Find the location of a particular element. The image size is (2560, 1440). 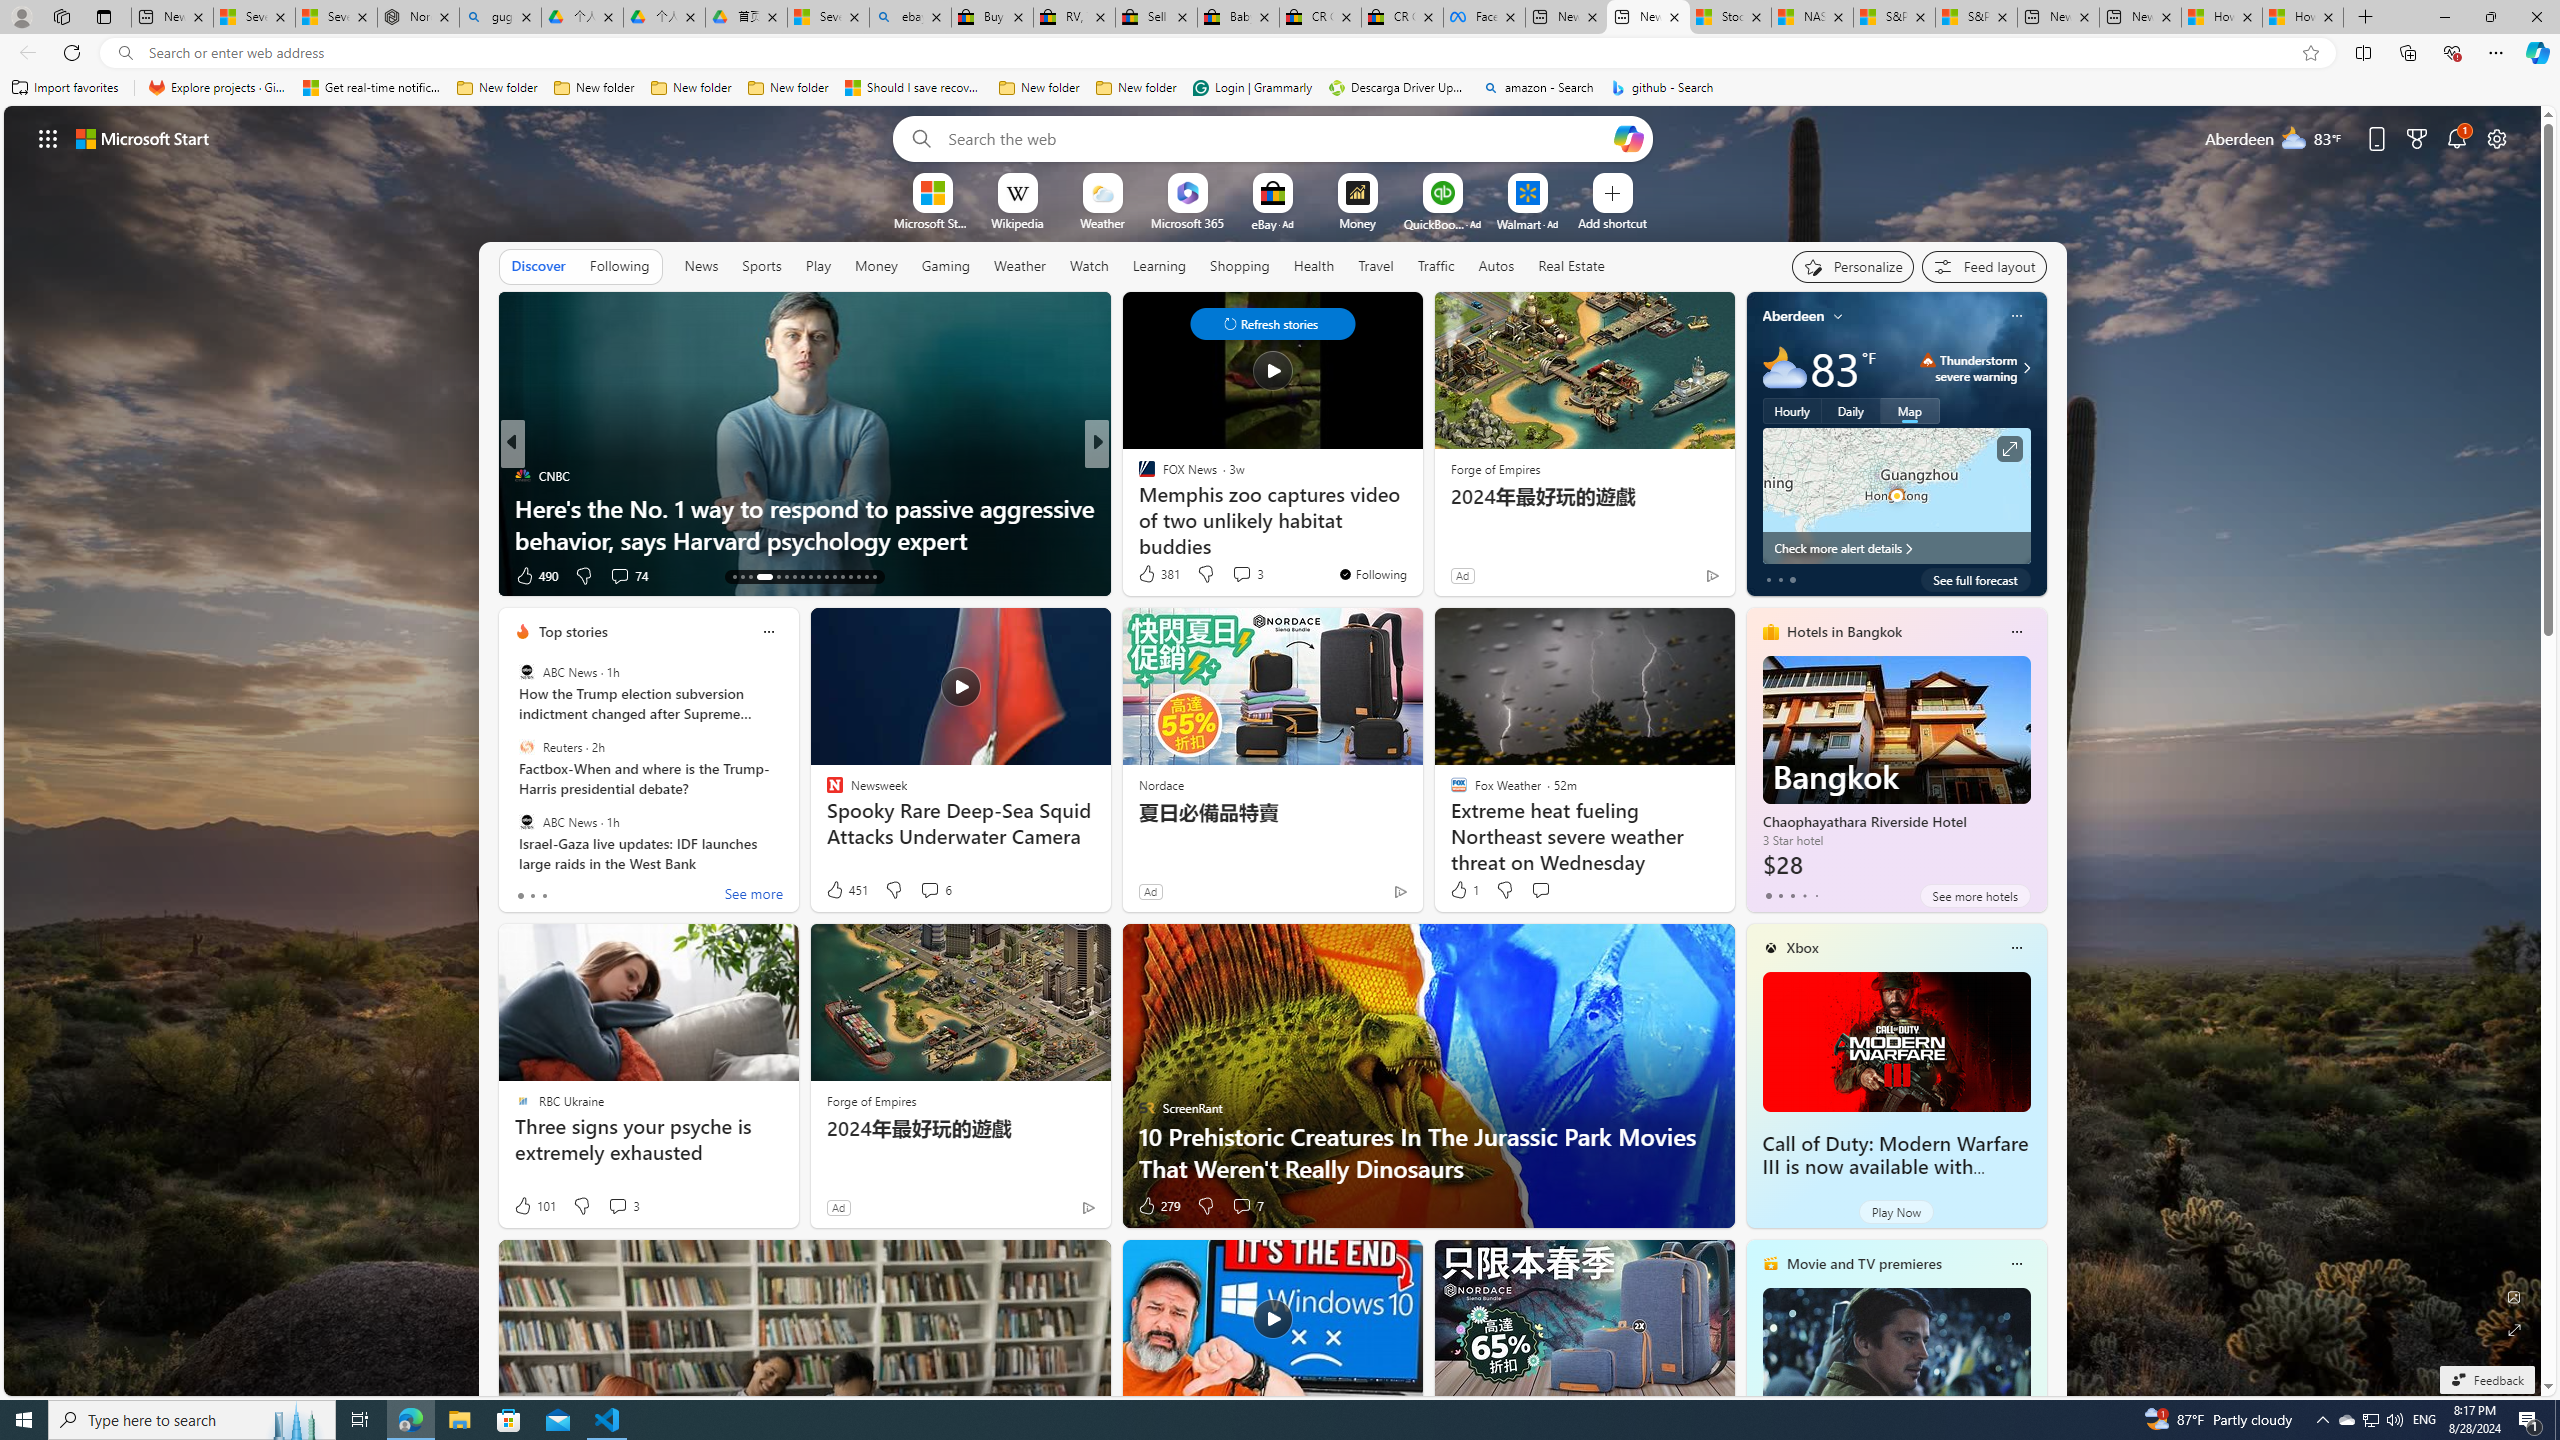

'Personalize your feed"' is located at coordinates (1852, 267).